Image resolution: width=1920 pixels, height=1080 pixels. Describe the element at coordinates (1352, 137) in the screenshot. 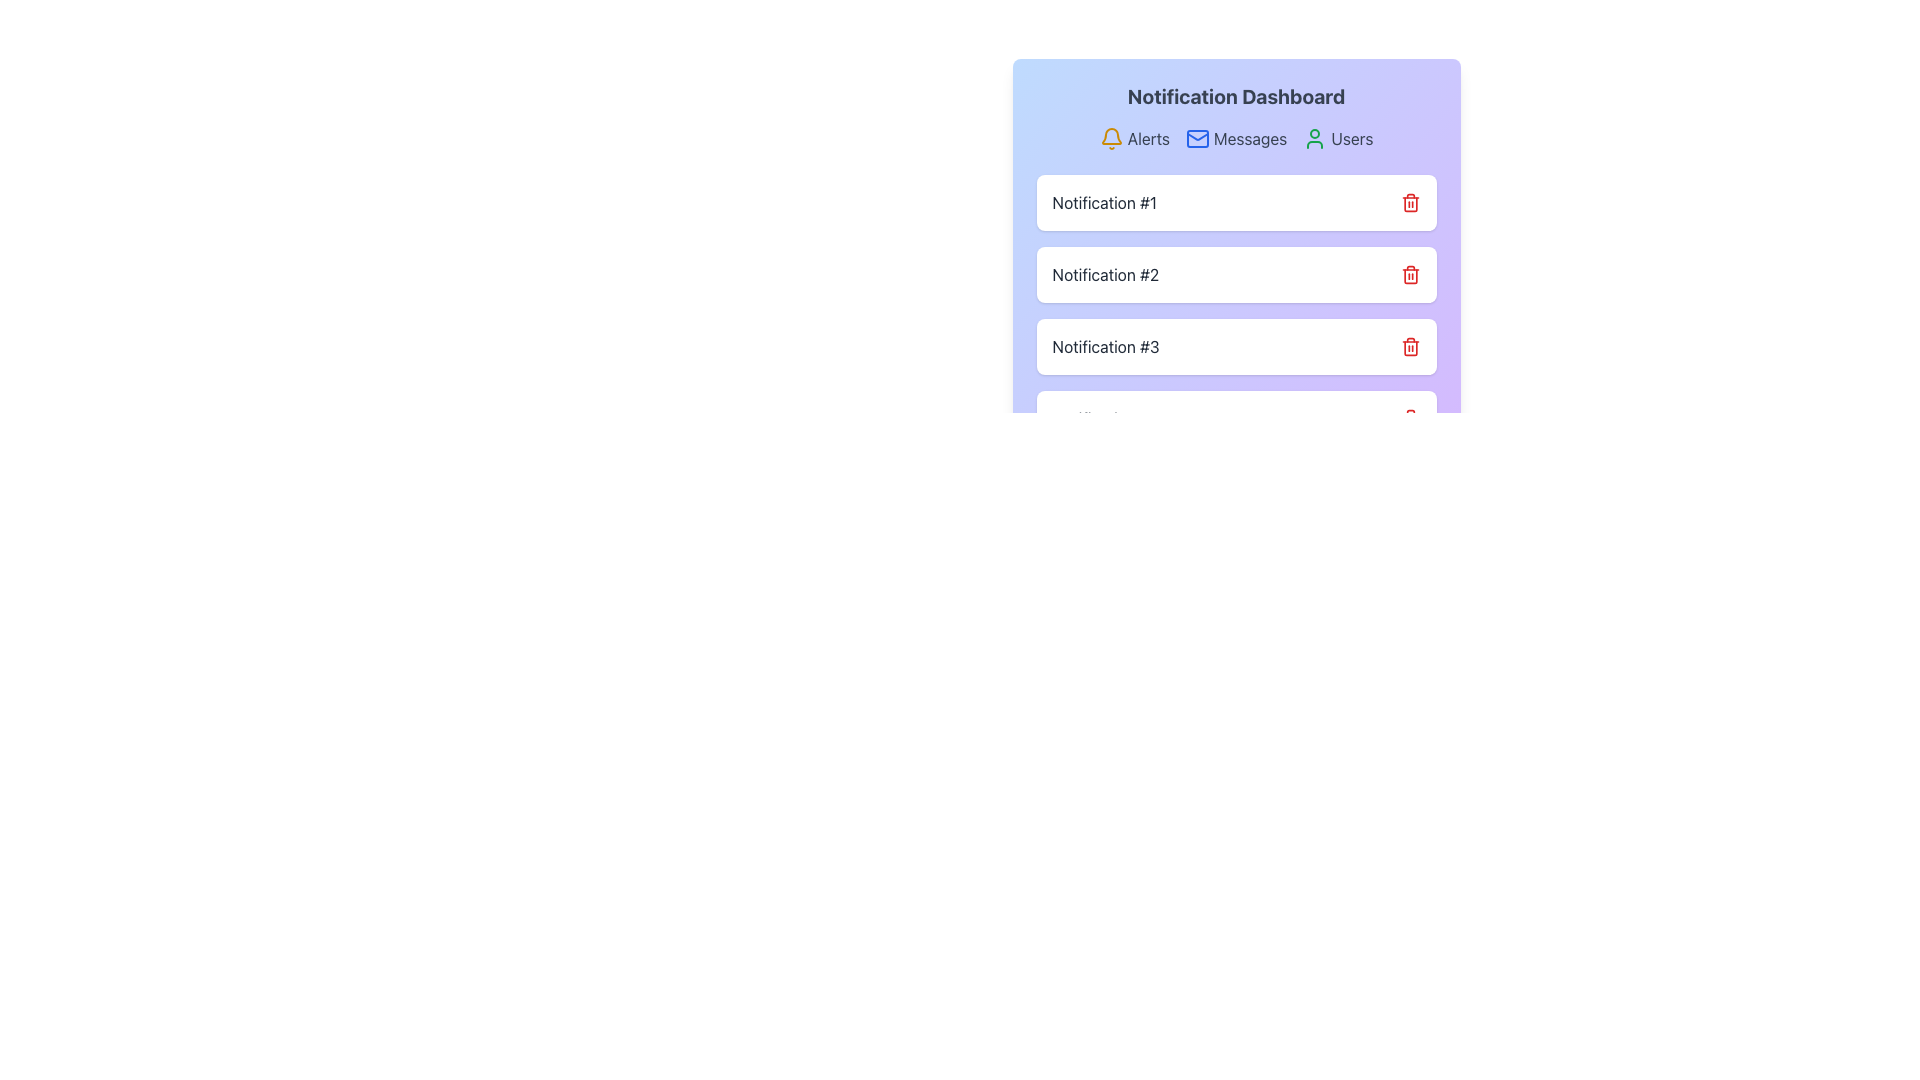

I see `the text label indicating user management or profiles` at that location.